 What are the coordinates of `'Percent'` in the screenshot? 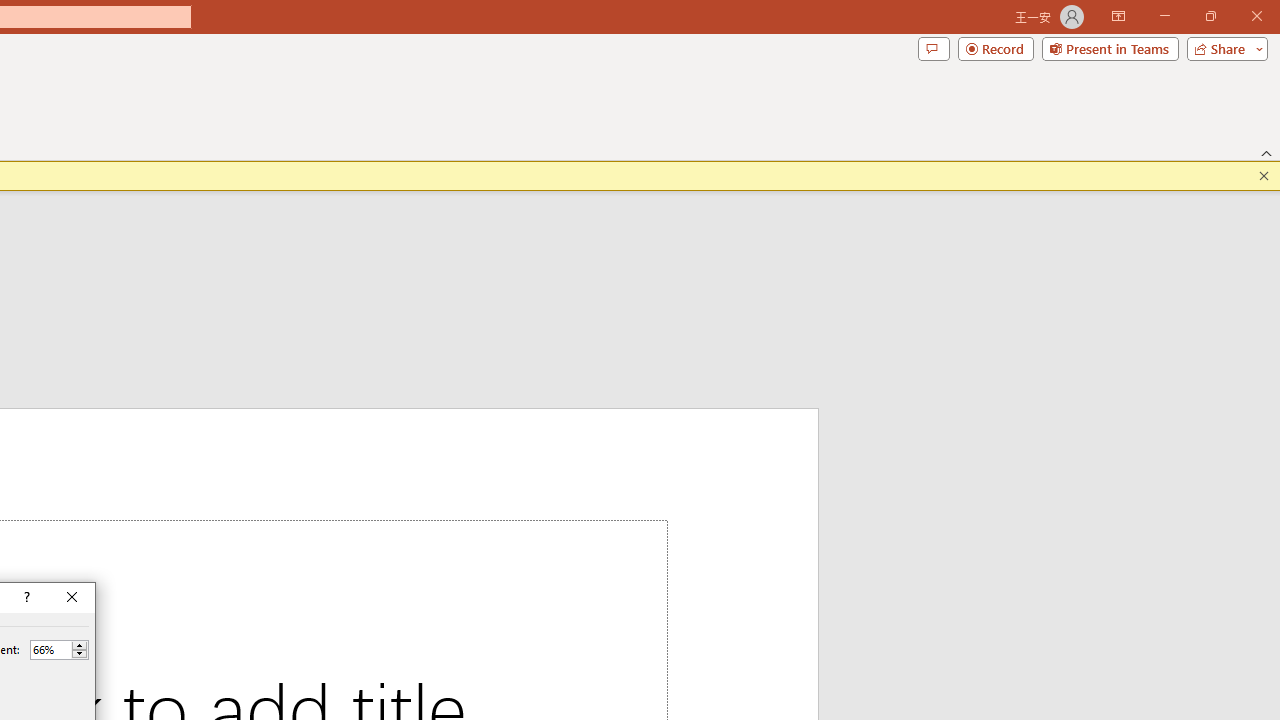 It's located at (59, 650).